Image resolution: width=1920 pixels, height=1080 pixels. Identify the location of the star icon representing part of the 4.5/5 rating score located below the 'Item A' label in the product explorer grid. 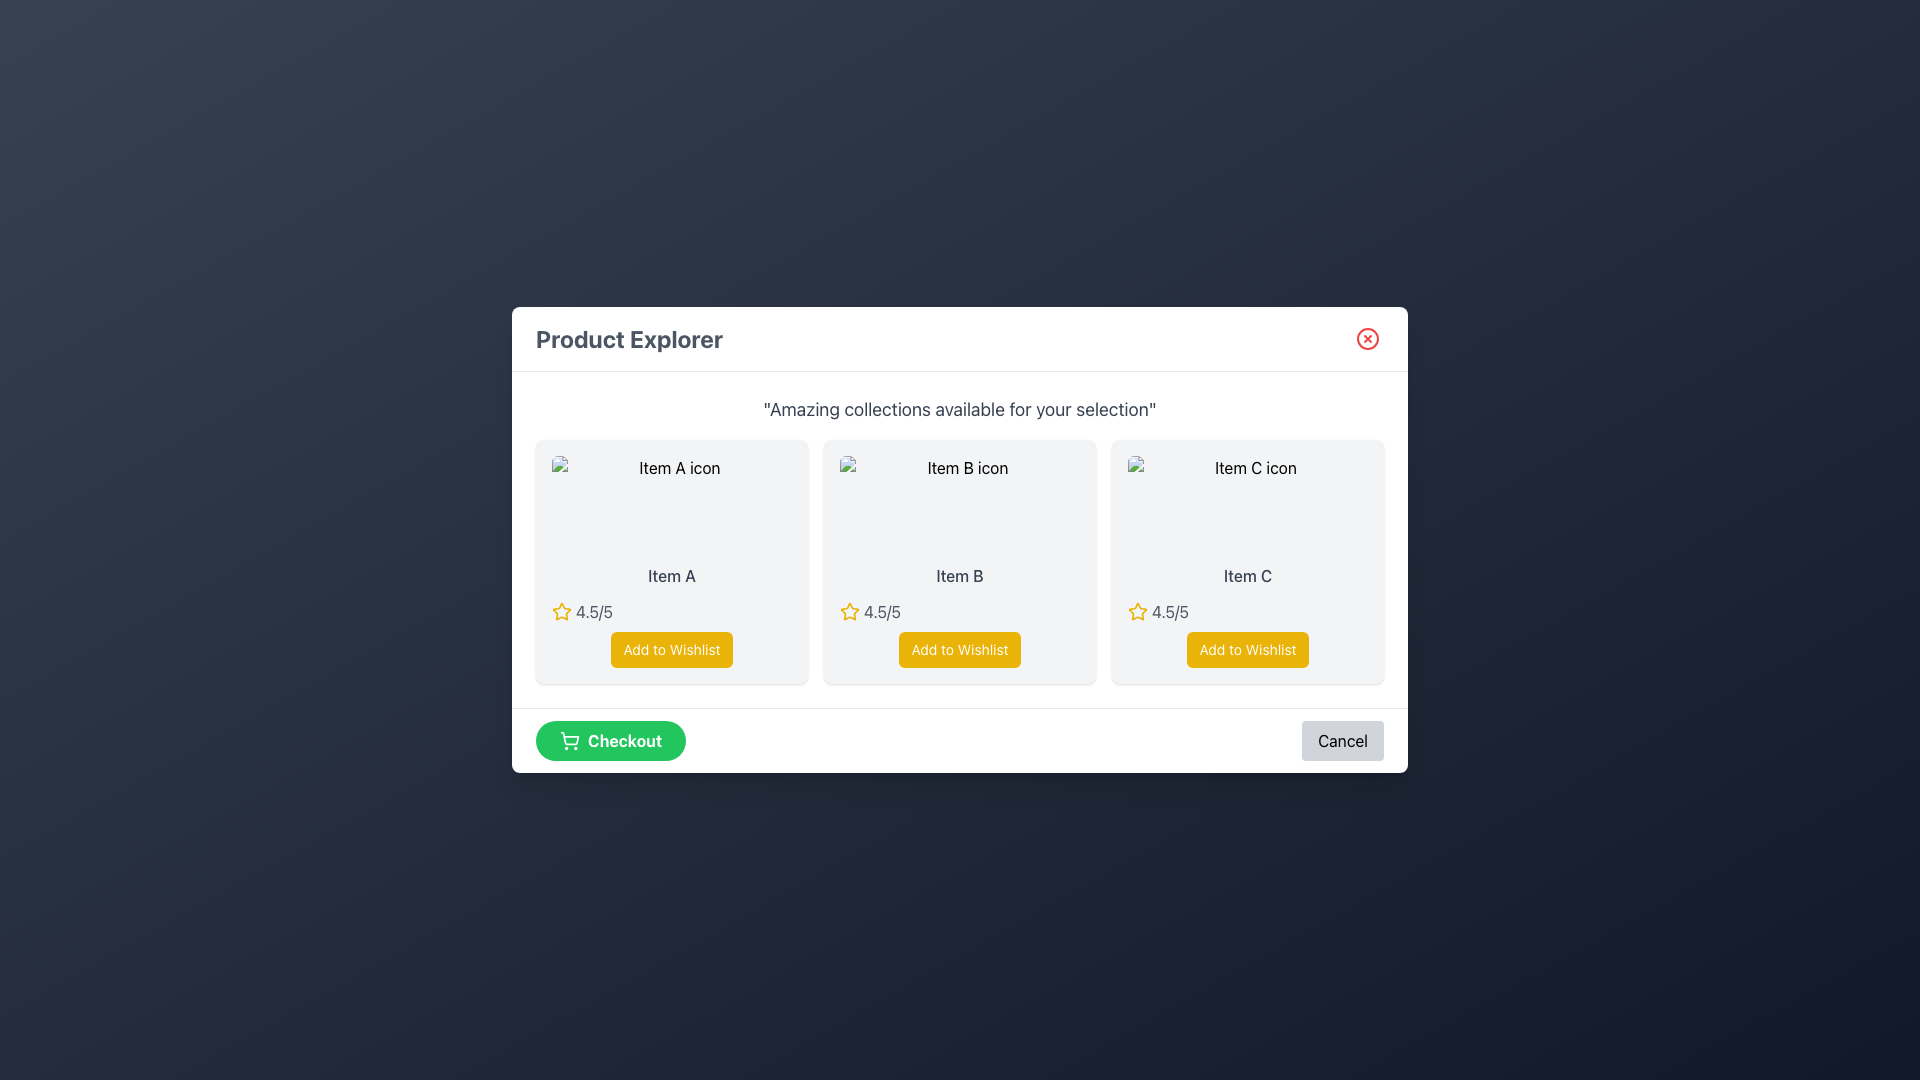
(560, 611).